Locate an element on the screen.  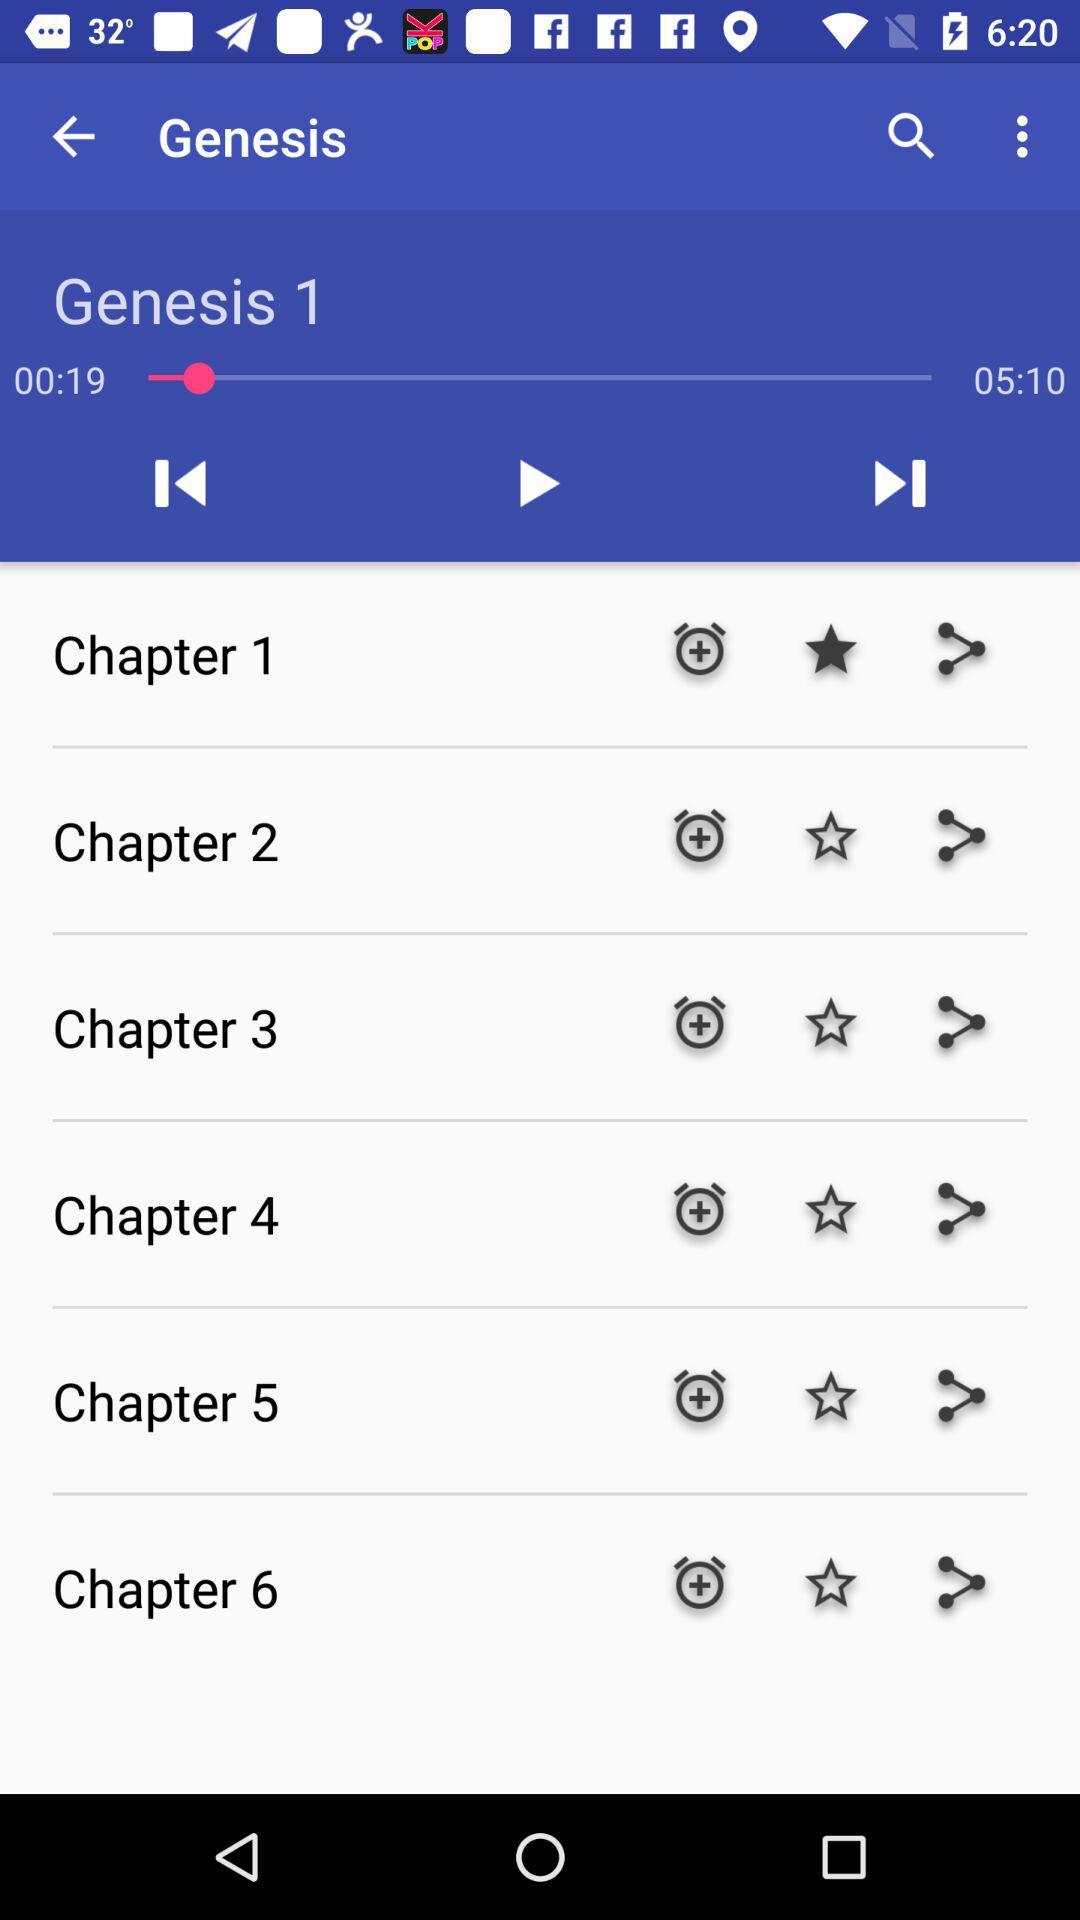
chapter 2 is located at coordinates (342, 840).